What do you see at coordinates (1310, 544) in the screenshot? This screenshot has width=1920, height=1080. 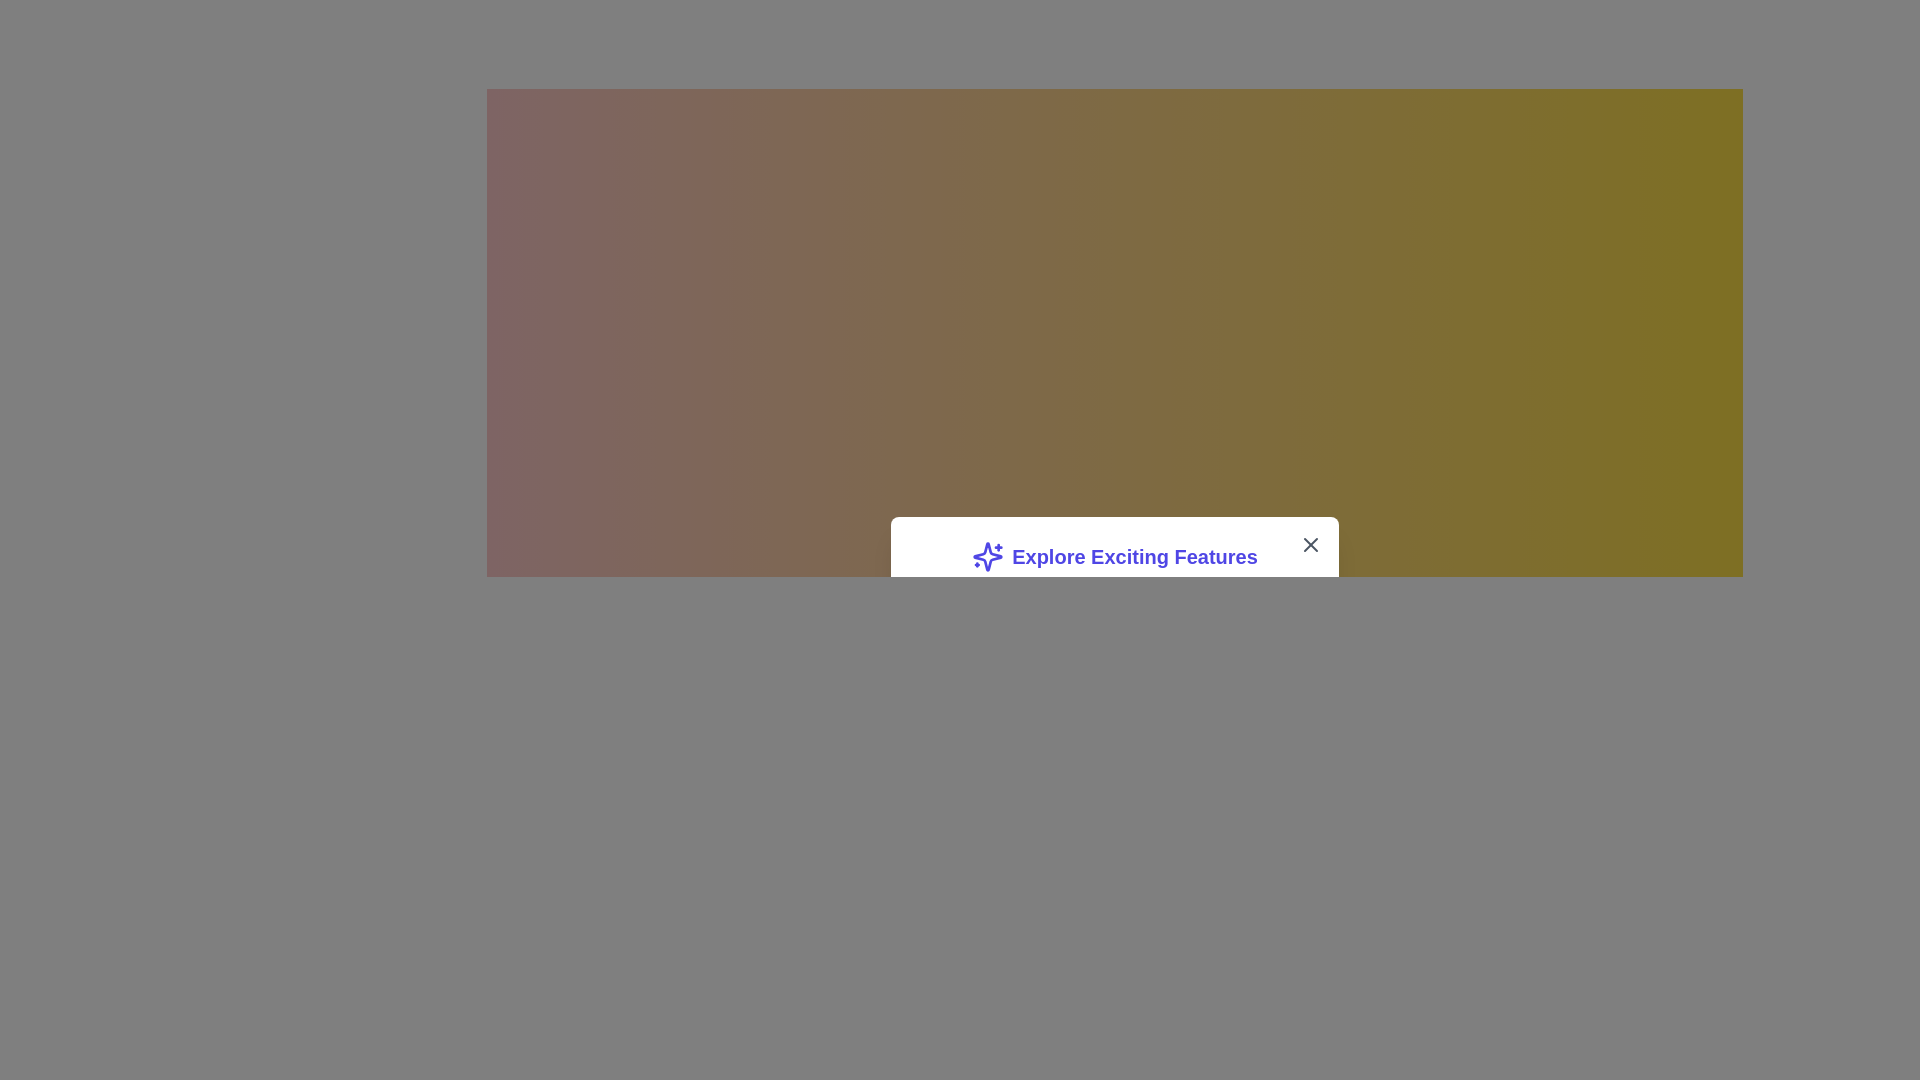 I see `the close button in the dialog to dismiss it` at bounding box center [1310, 544].